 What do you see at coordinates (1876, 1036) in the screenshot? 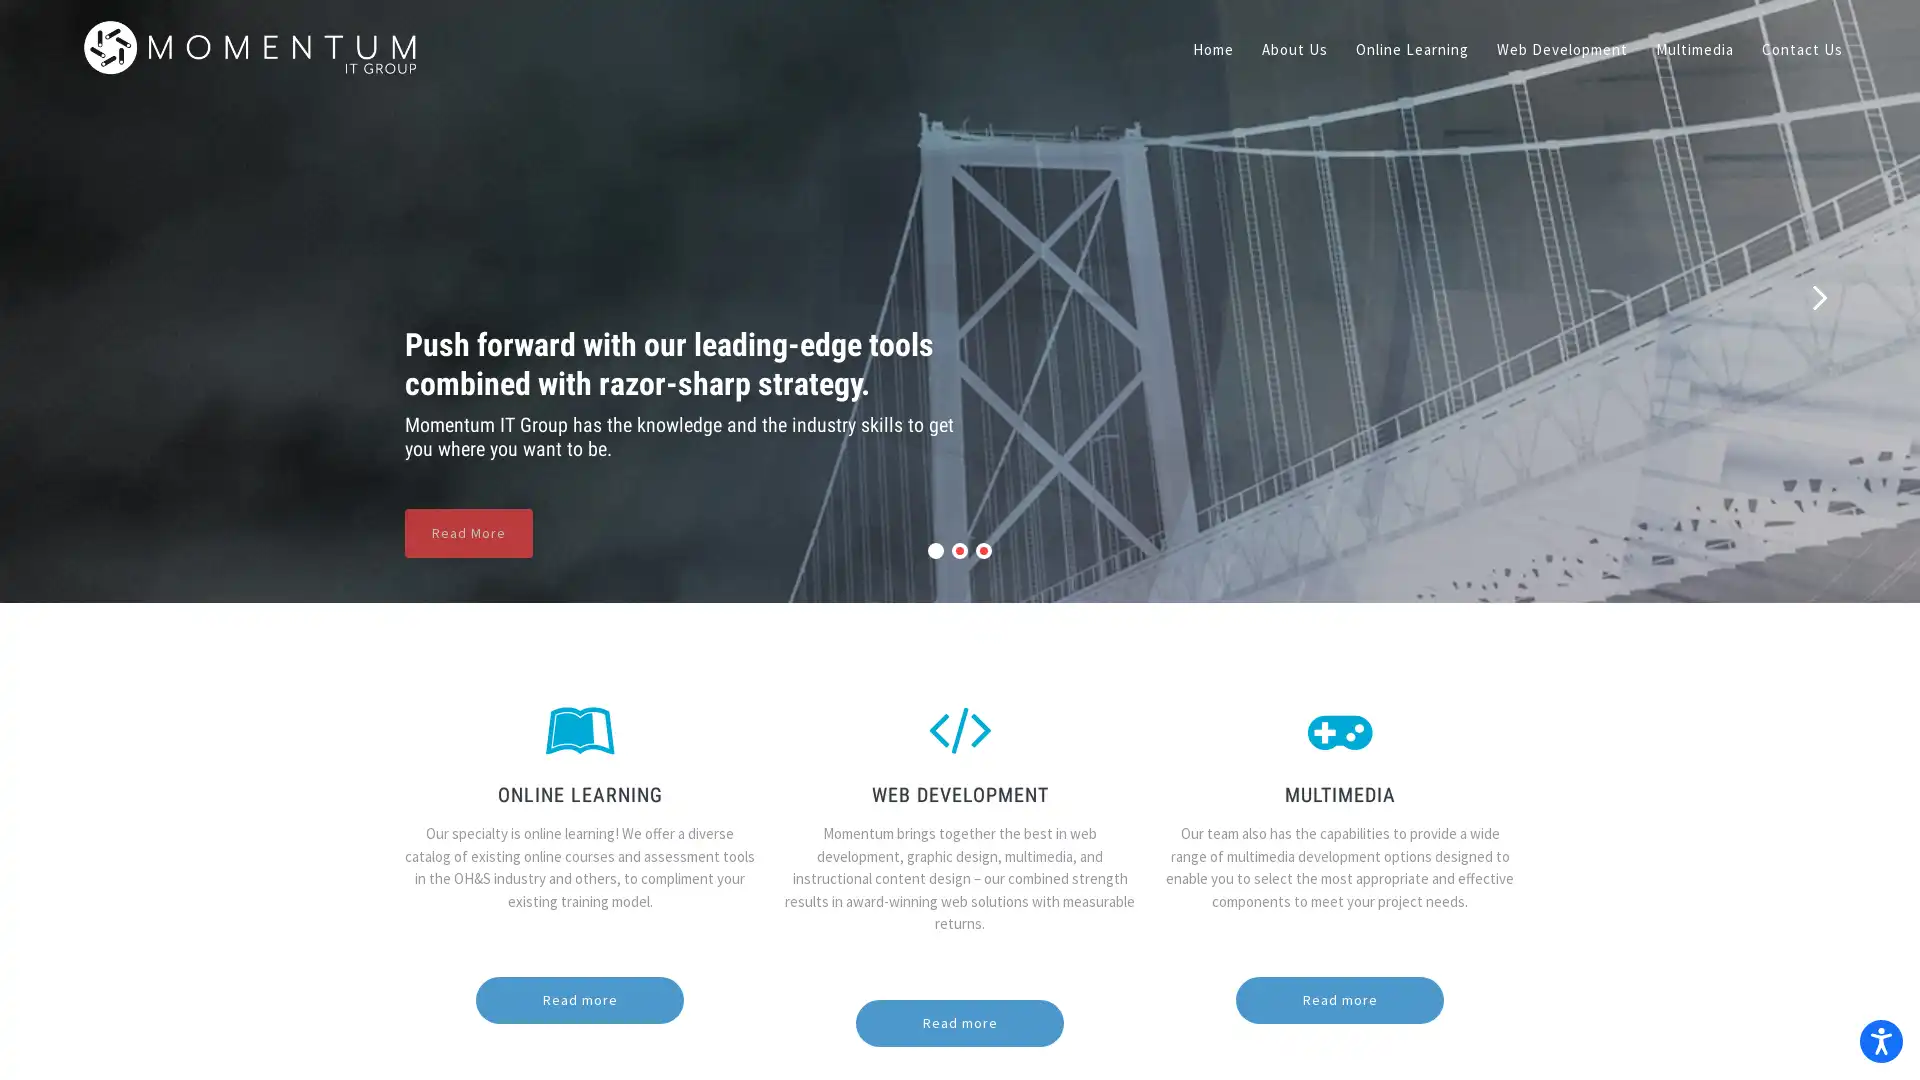
I see `Open accessibility options, statement and help` at bounding box center [1876, 1036].